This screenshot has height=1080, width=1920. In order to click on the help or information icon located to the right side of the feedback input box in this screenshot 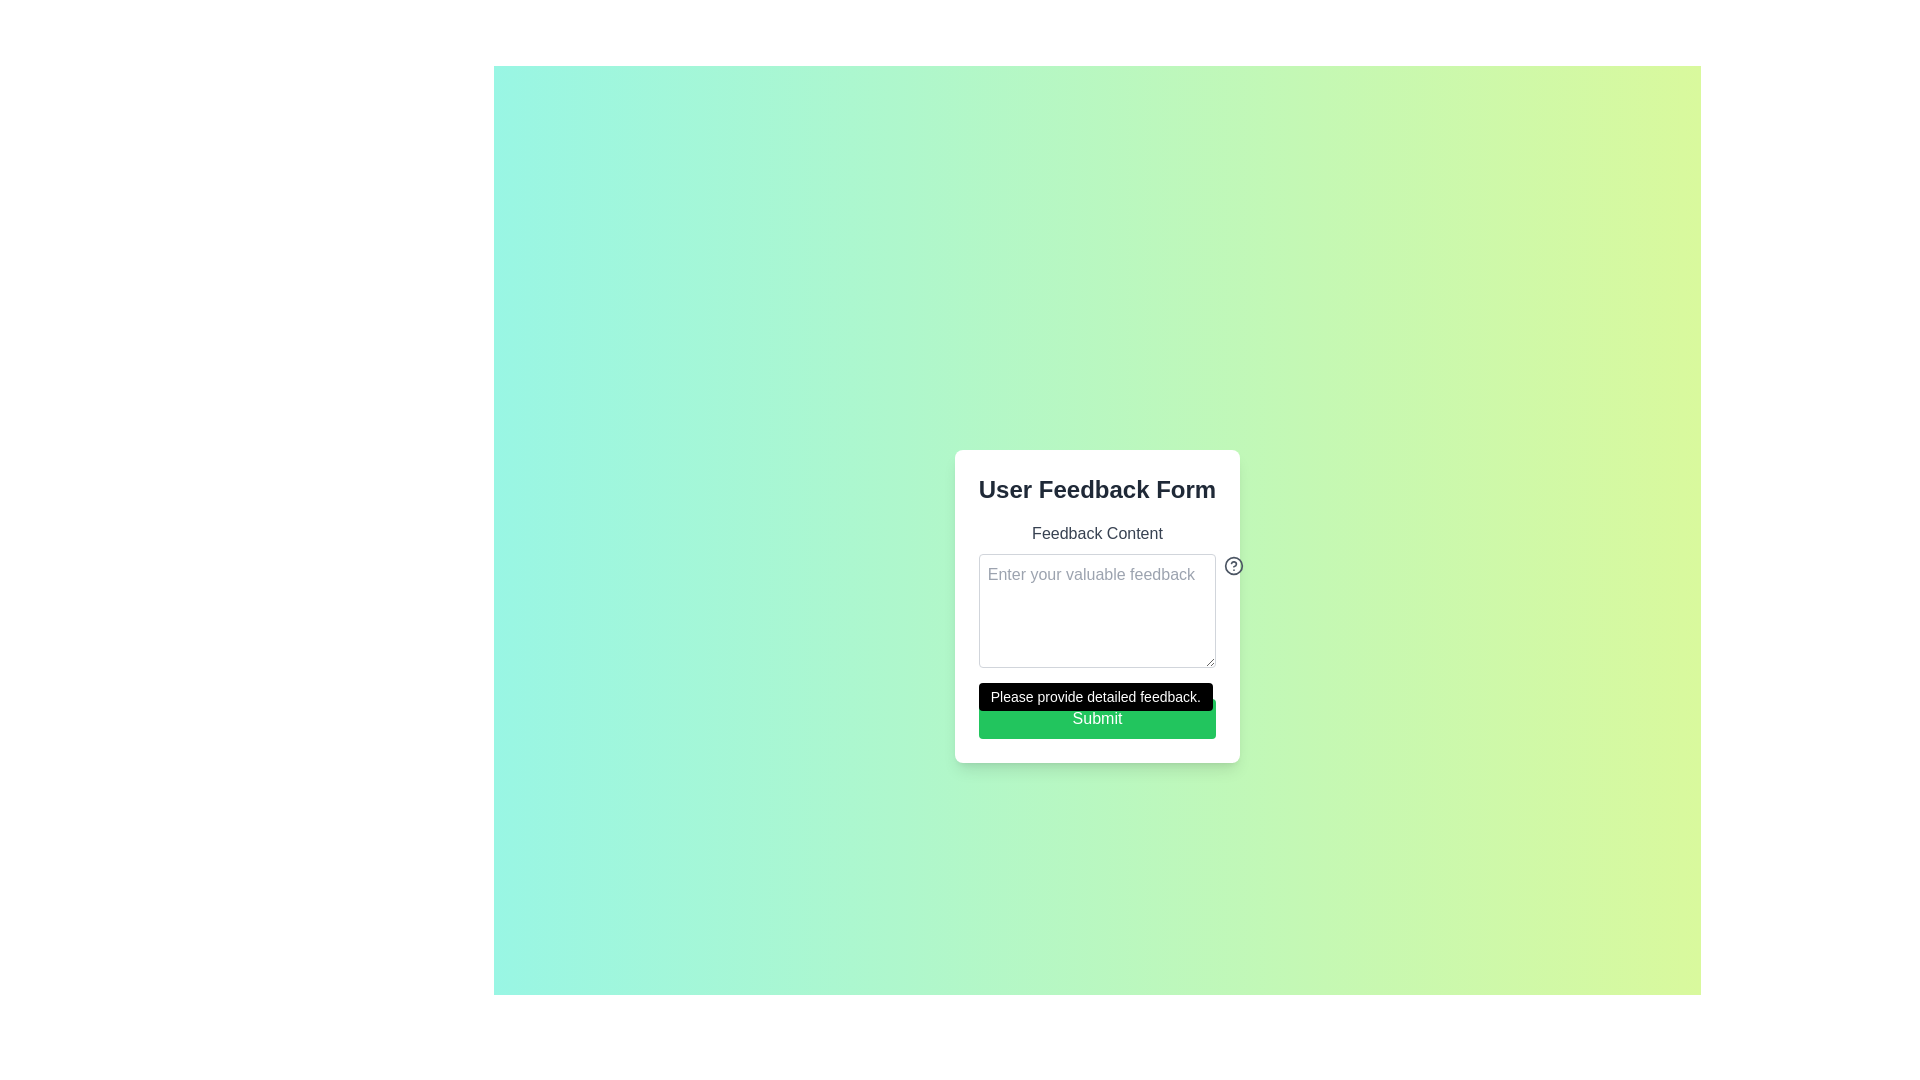, I will do `click(1233, 566)`.